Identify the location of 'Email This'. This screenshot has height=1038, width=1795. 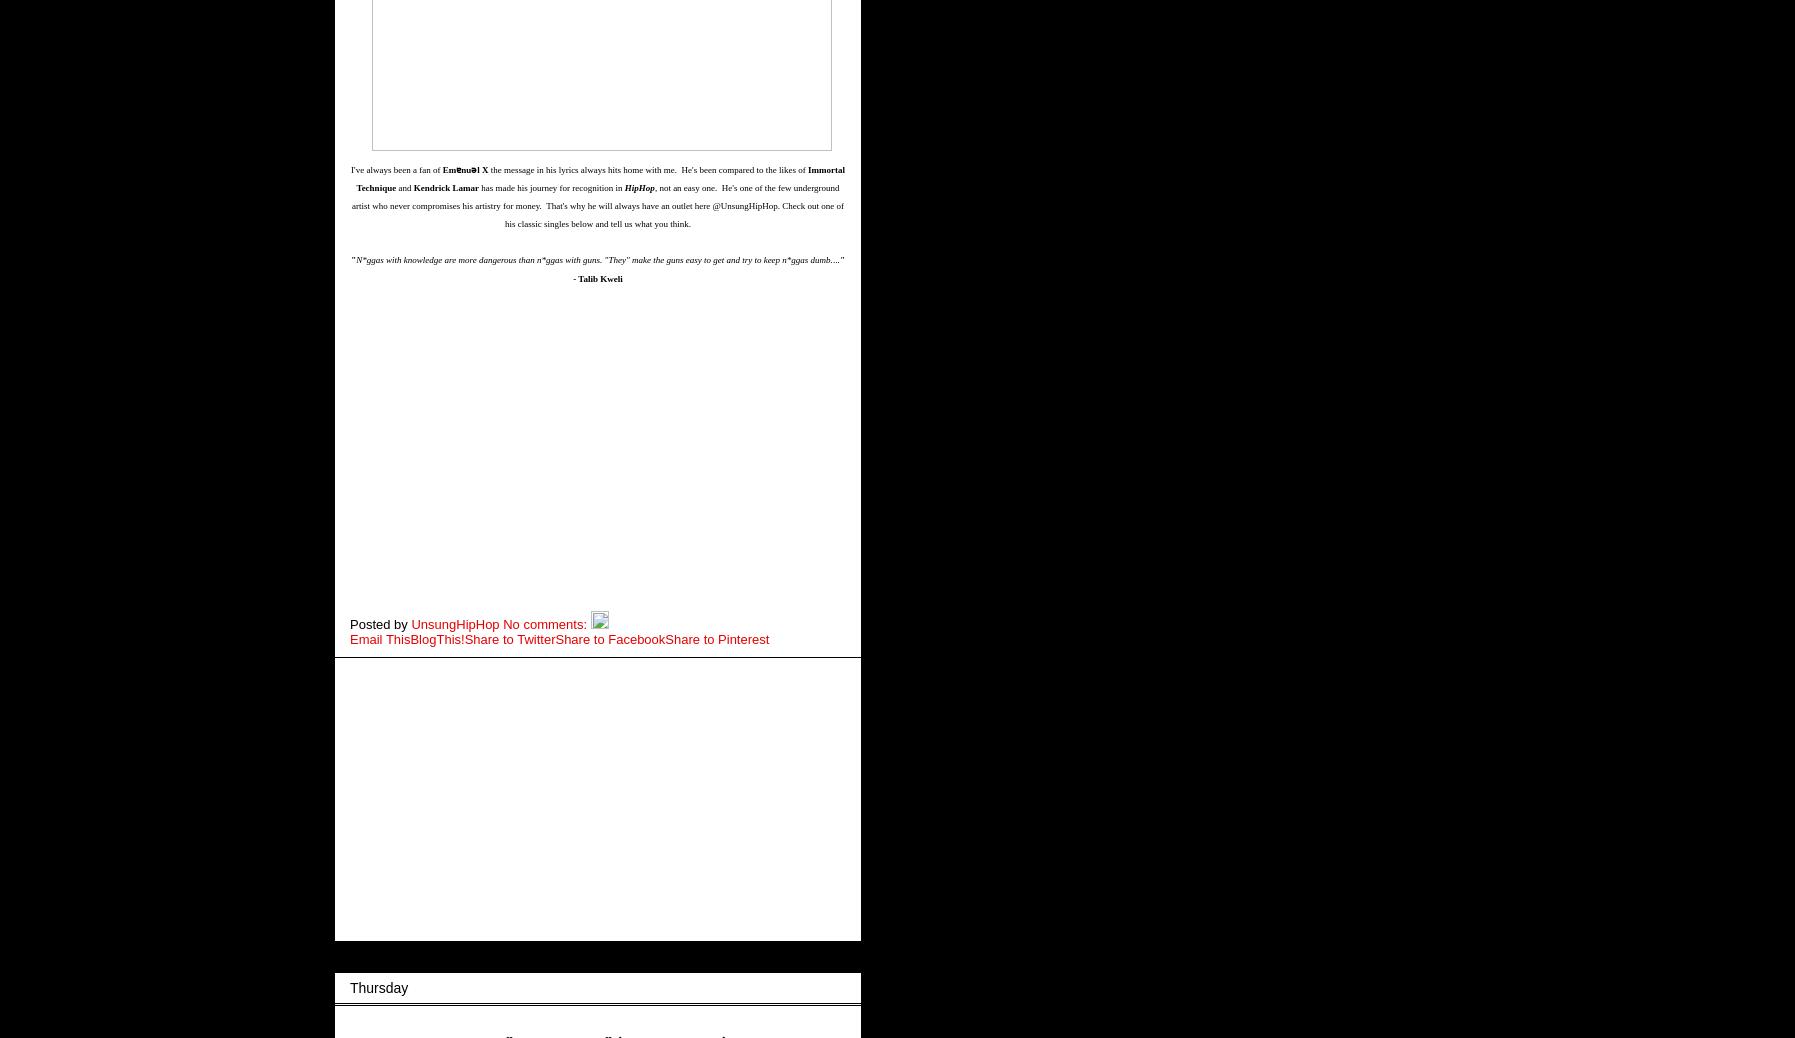
(380, 637).